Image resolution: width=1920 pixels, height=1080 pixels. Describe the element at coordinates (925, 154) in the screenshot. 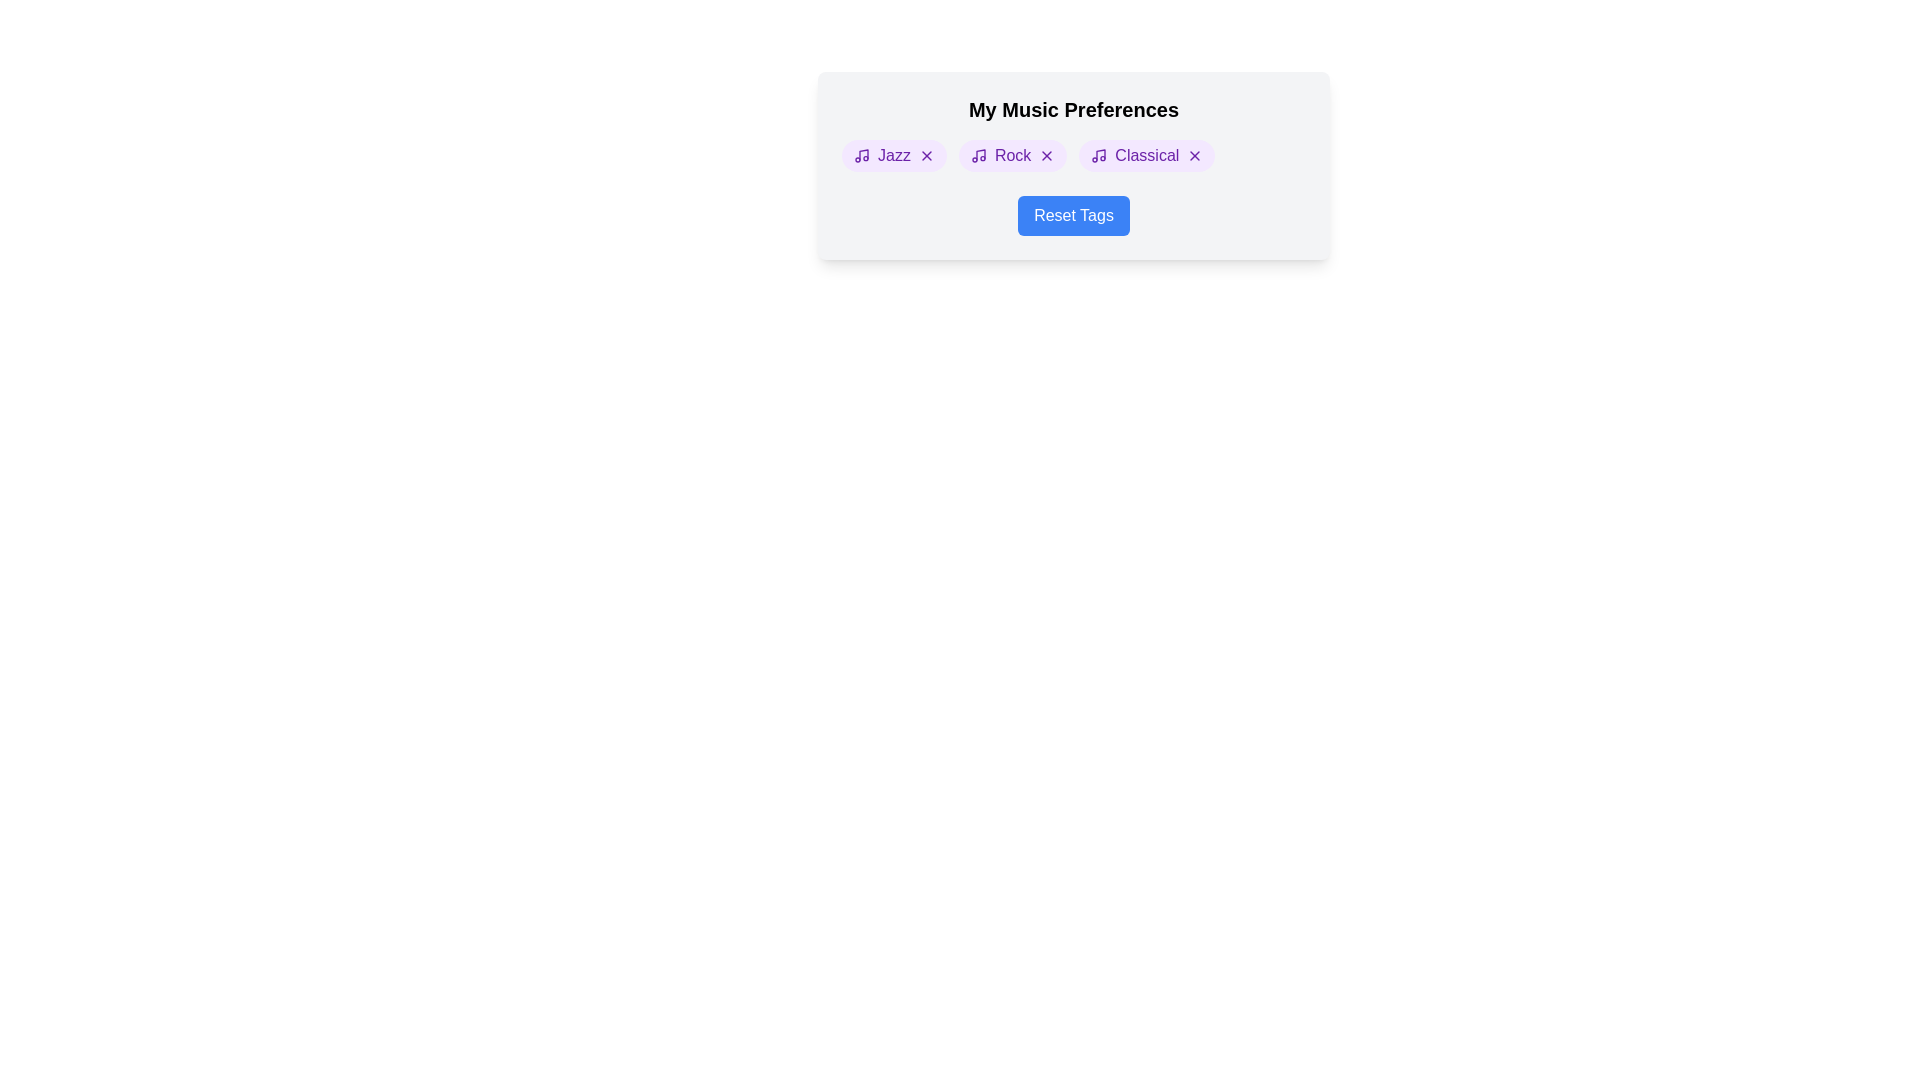

I see `the remove button for the tag Jazz to delete it` at that location.